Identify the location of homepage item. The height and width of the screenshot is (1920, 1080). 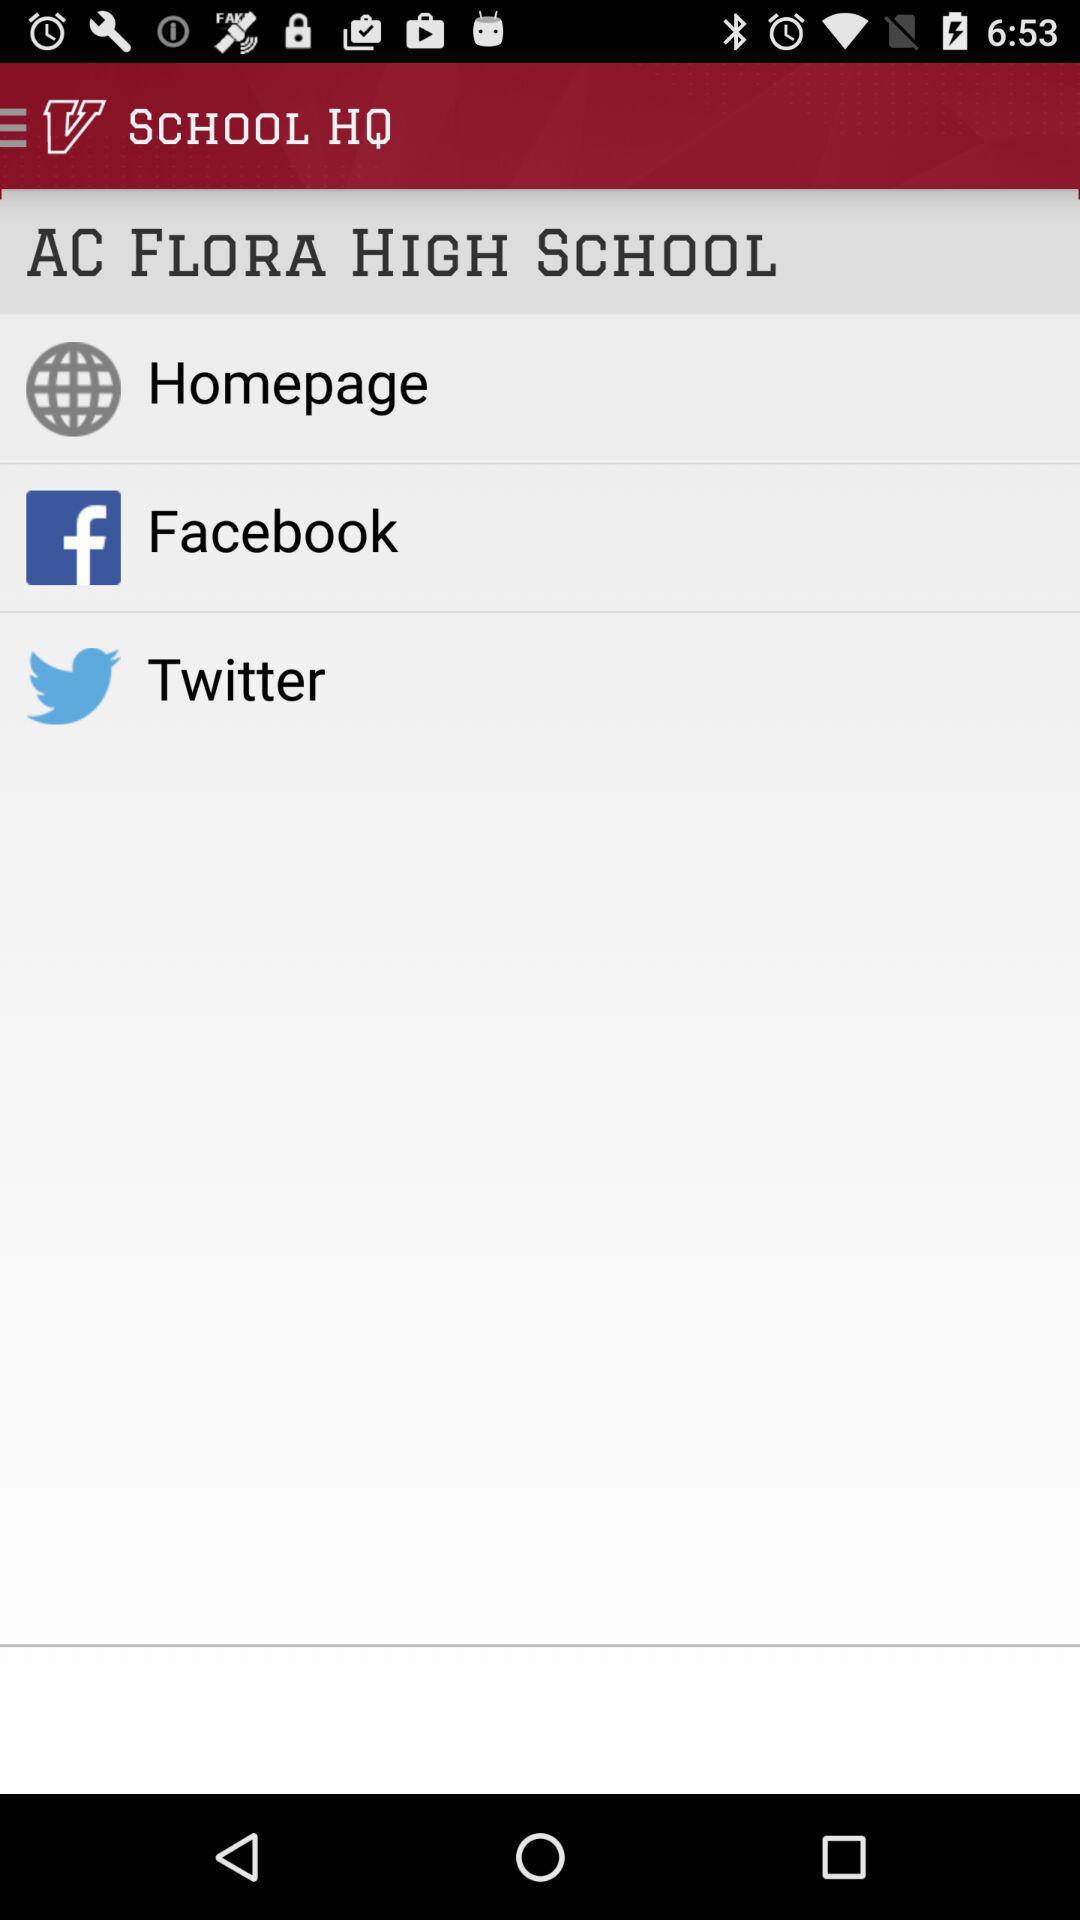
(599, 380).